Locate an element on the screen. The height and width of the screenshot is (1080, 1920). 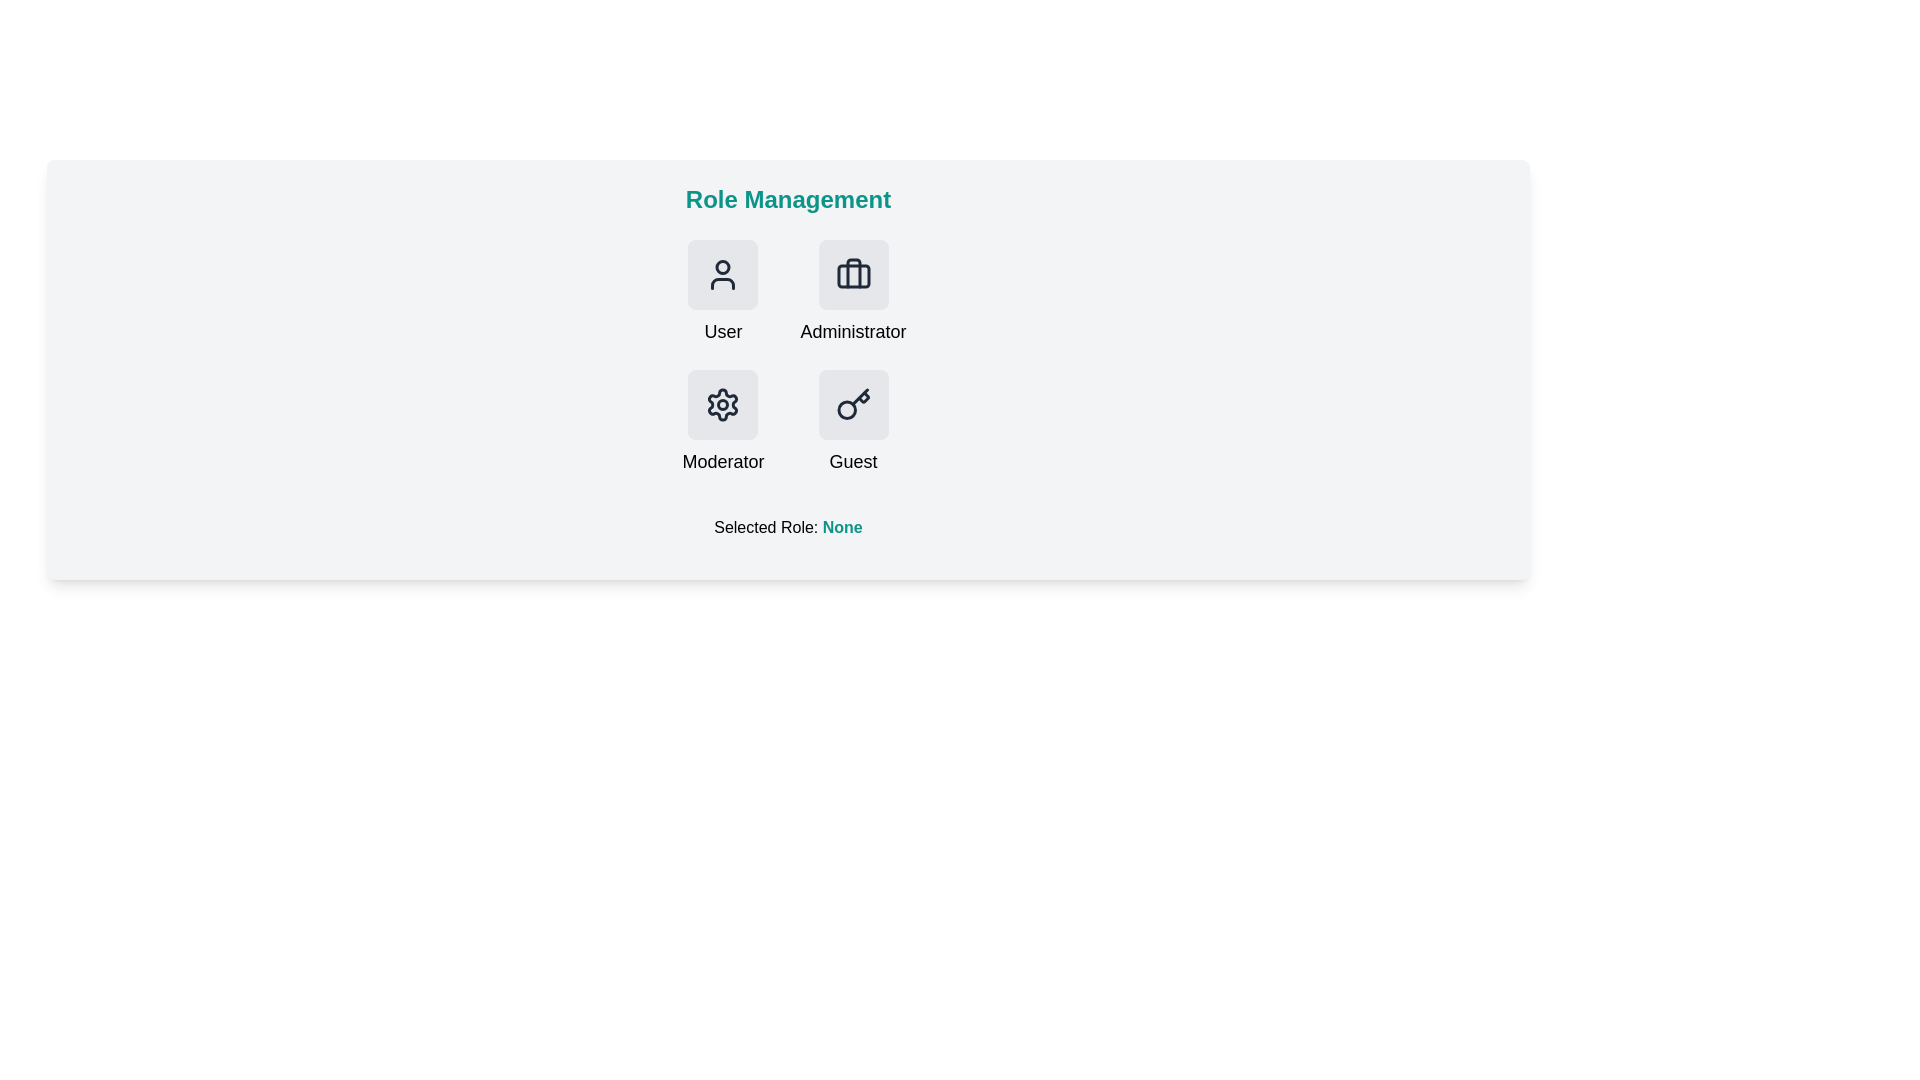
the text label that displays the currently selected role, located at the bottom of the interface below the role buttons is located at coordinates (787, 527).